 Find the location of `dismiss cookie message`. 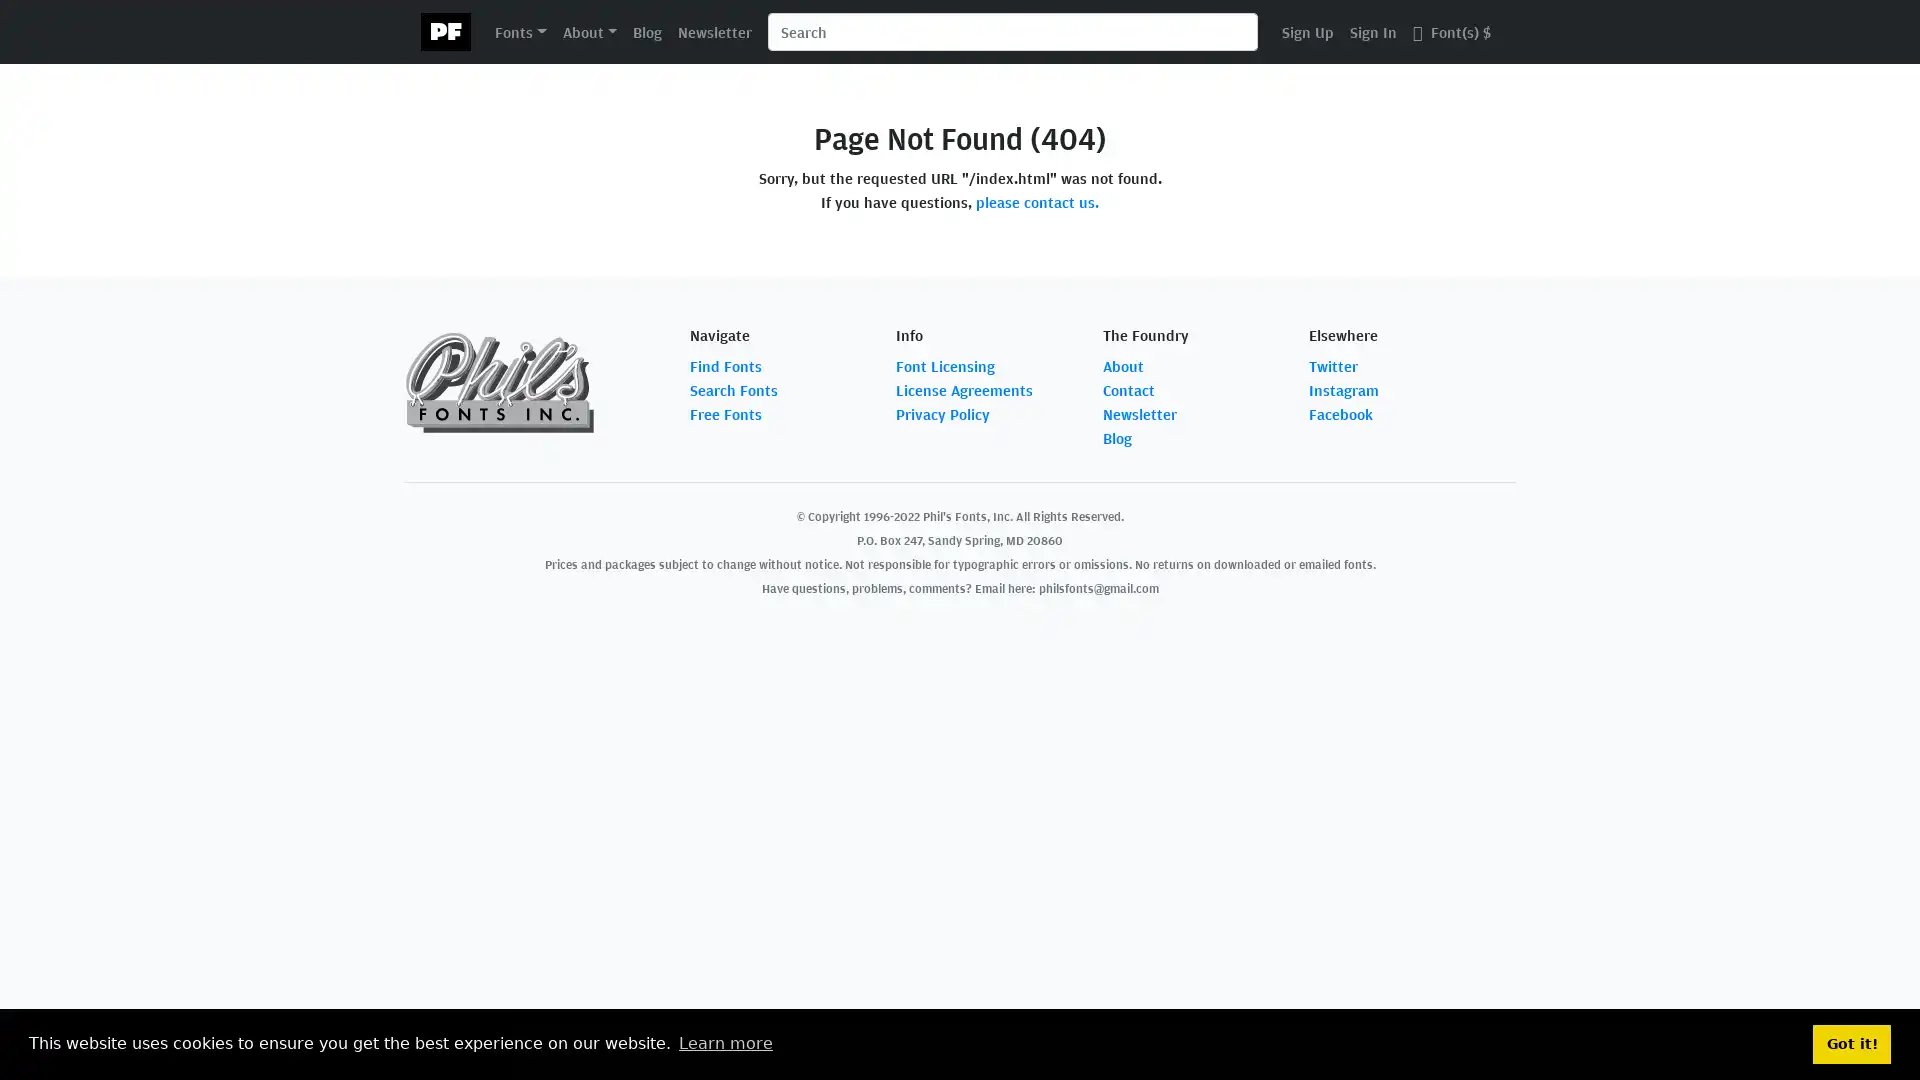

dismiss cookie message is located at coordinates (1851, 1043).